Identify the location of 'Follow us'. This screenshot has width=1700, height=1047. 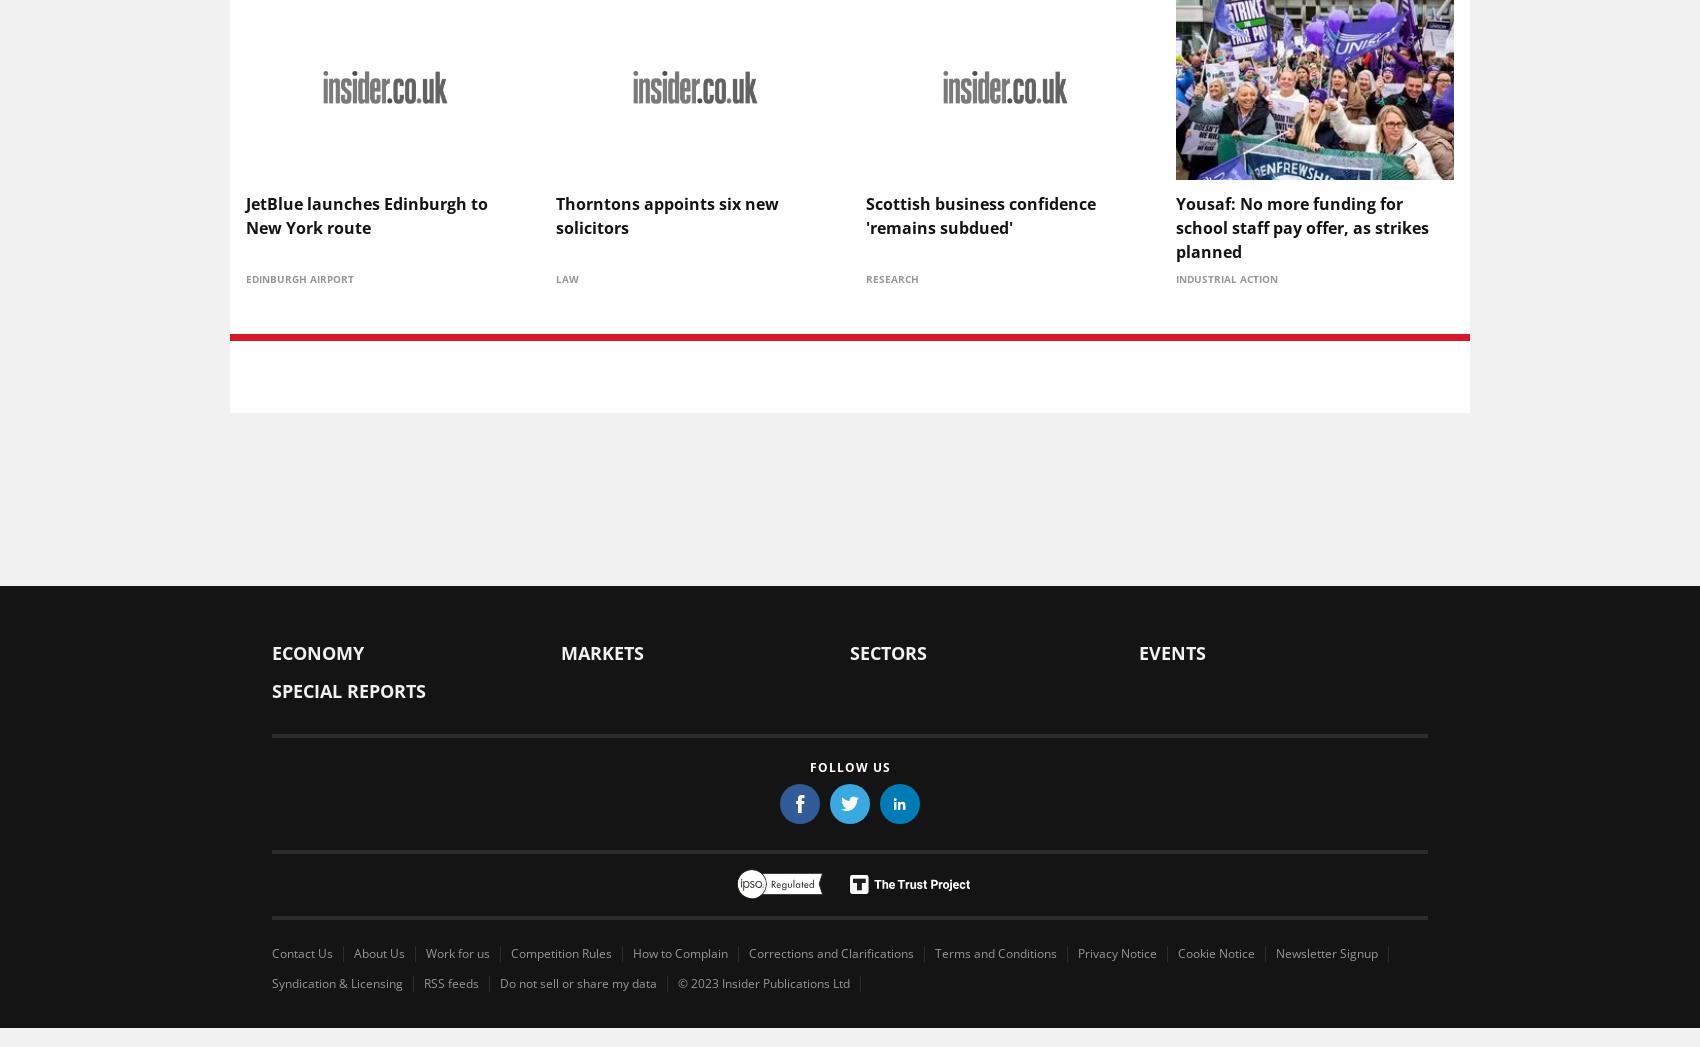
(848, 765).